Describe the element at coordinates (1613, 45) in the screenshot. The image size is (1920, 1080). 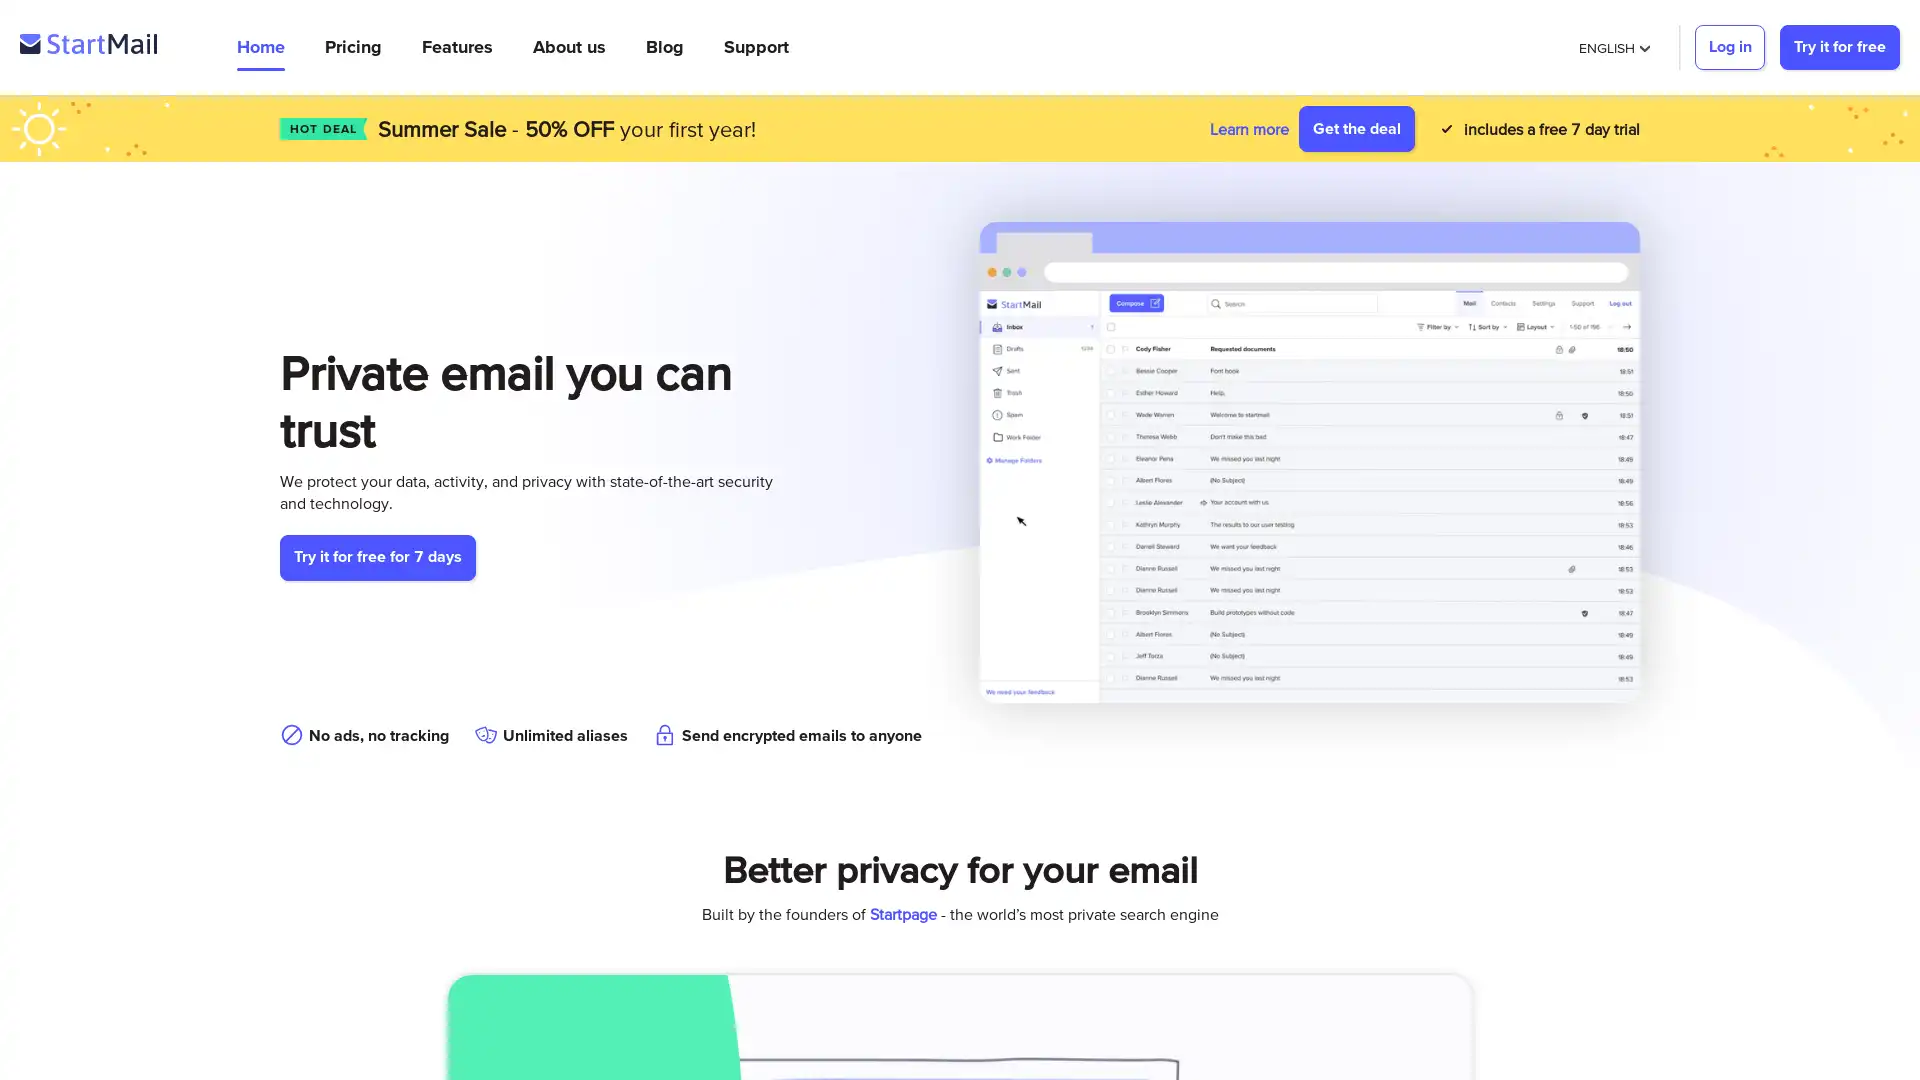
I see `Selected Language: English` at that location.